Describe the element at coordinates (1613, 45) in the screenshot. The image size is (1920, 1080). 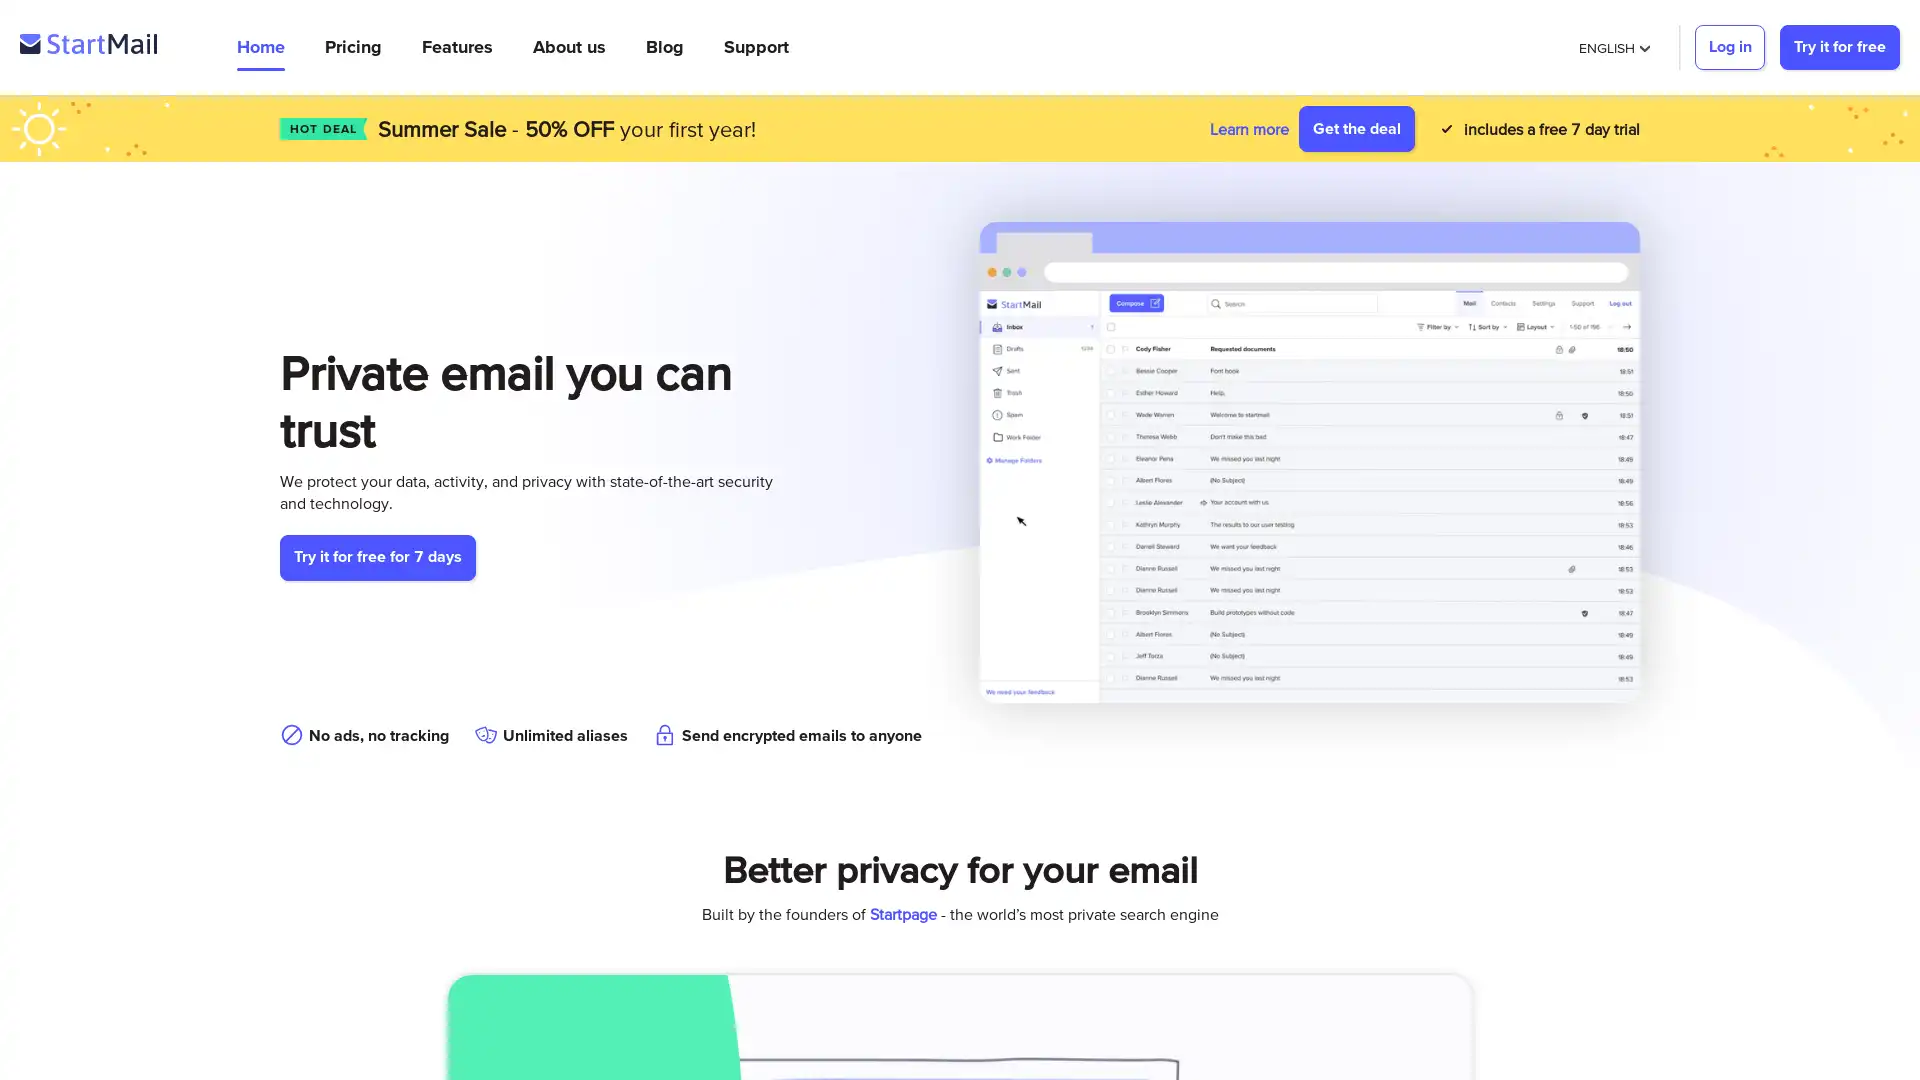
I see `Selected Language: English` at that location.